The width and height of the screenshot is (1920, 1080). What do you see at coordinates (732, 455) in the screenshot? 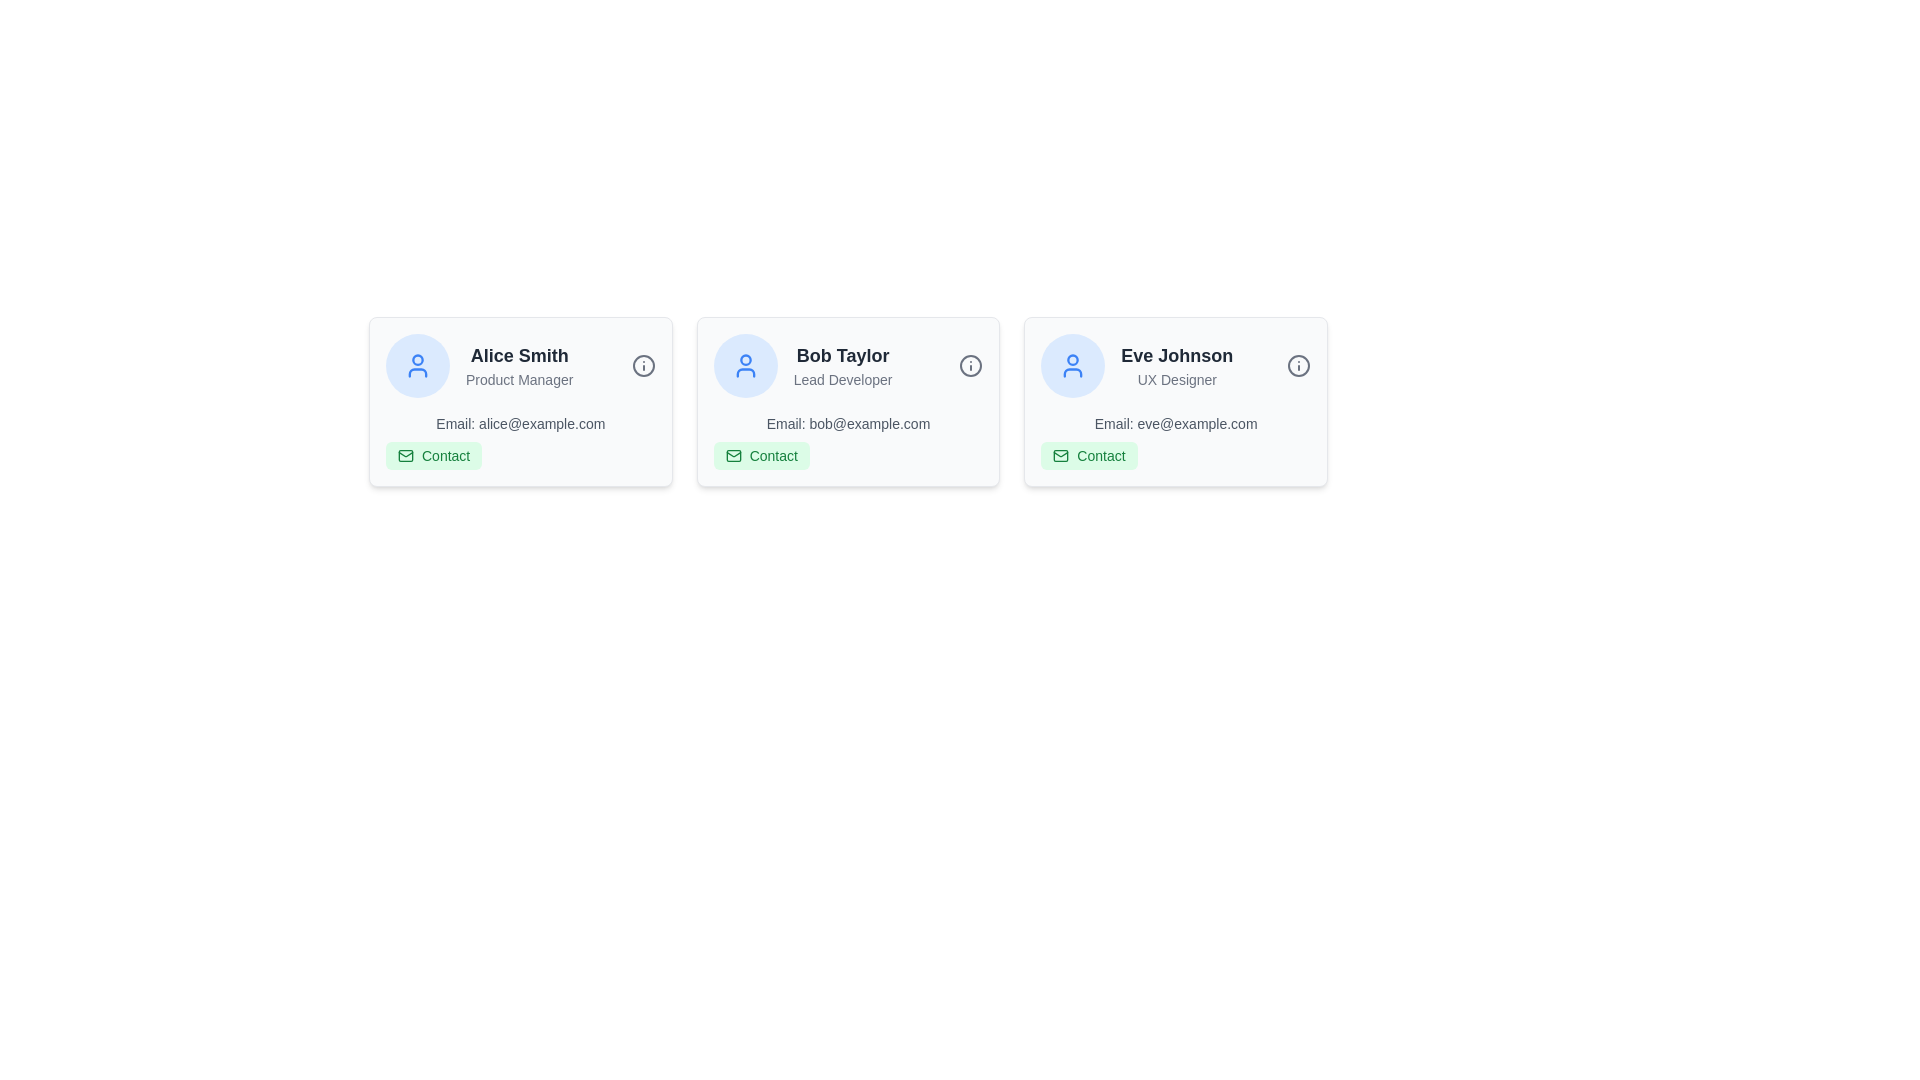
I see `properties of the rectangular boundary element that serves as the background for the envelope icon in the second contact card, located near the email section labeled 'Email: bob@example.com'` at bounding box center [732, 455].